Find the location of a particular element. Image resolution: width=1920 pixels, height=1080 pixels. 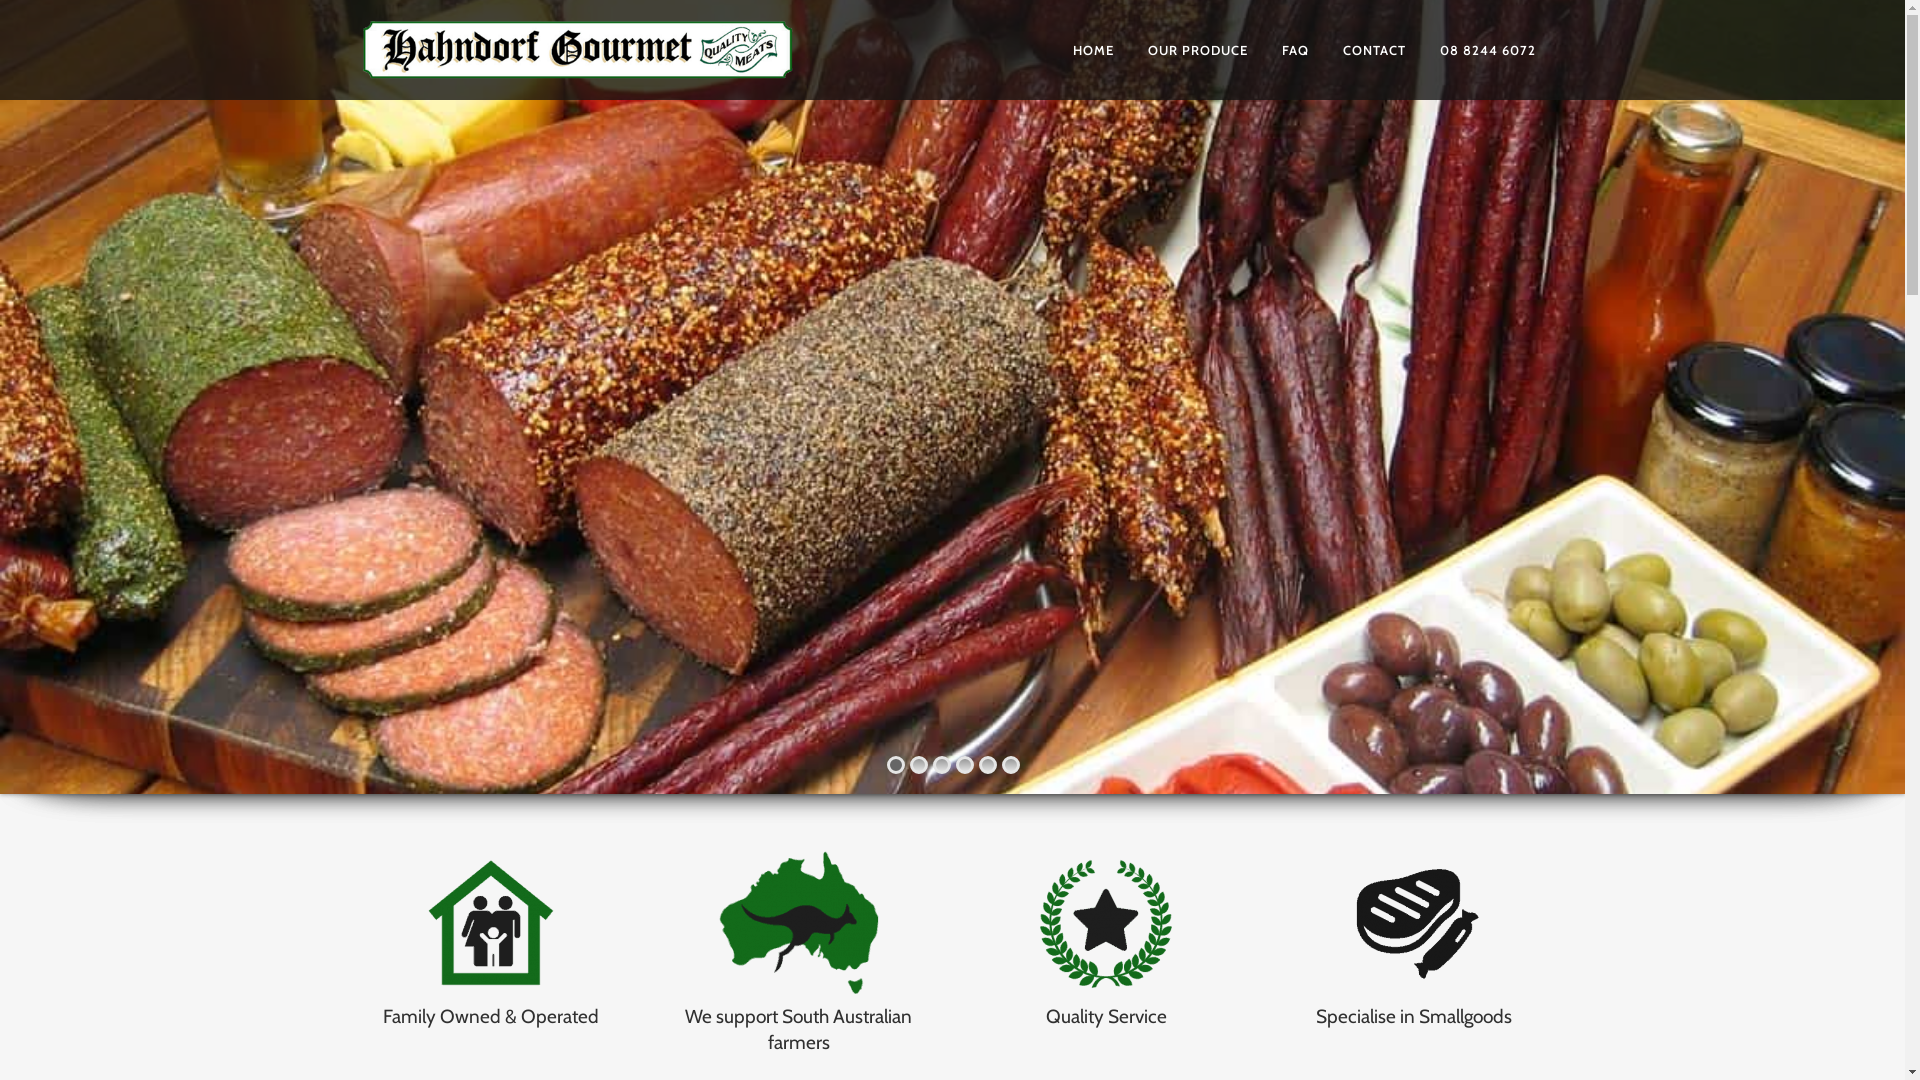

'hg-pod12-01' is located at coordinates (490, 924).